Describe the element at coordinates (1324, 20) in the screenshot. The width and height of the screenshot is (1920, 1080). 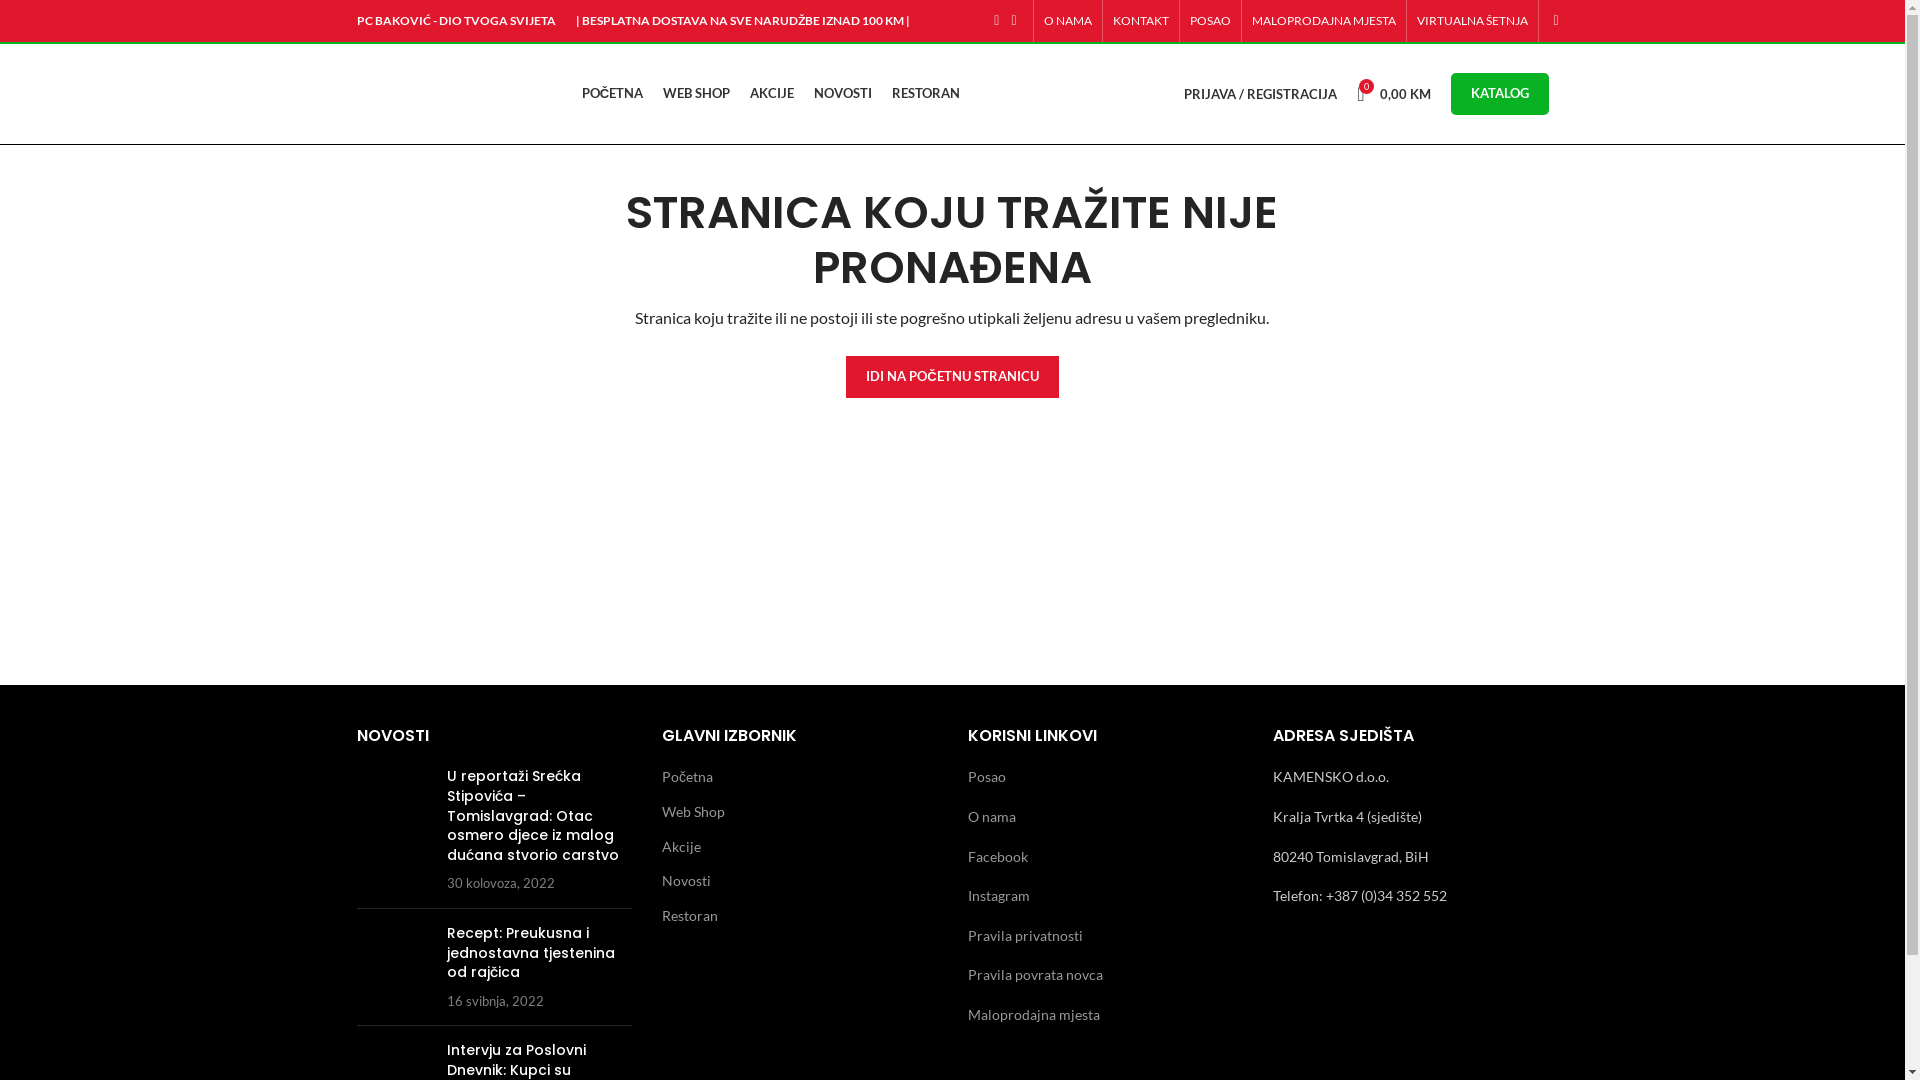
I see `'MALOPRODAJNA MJESTA'` at that location.